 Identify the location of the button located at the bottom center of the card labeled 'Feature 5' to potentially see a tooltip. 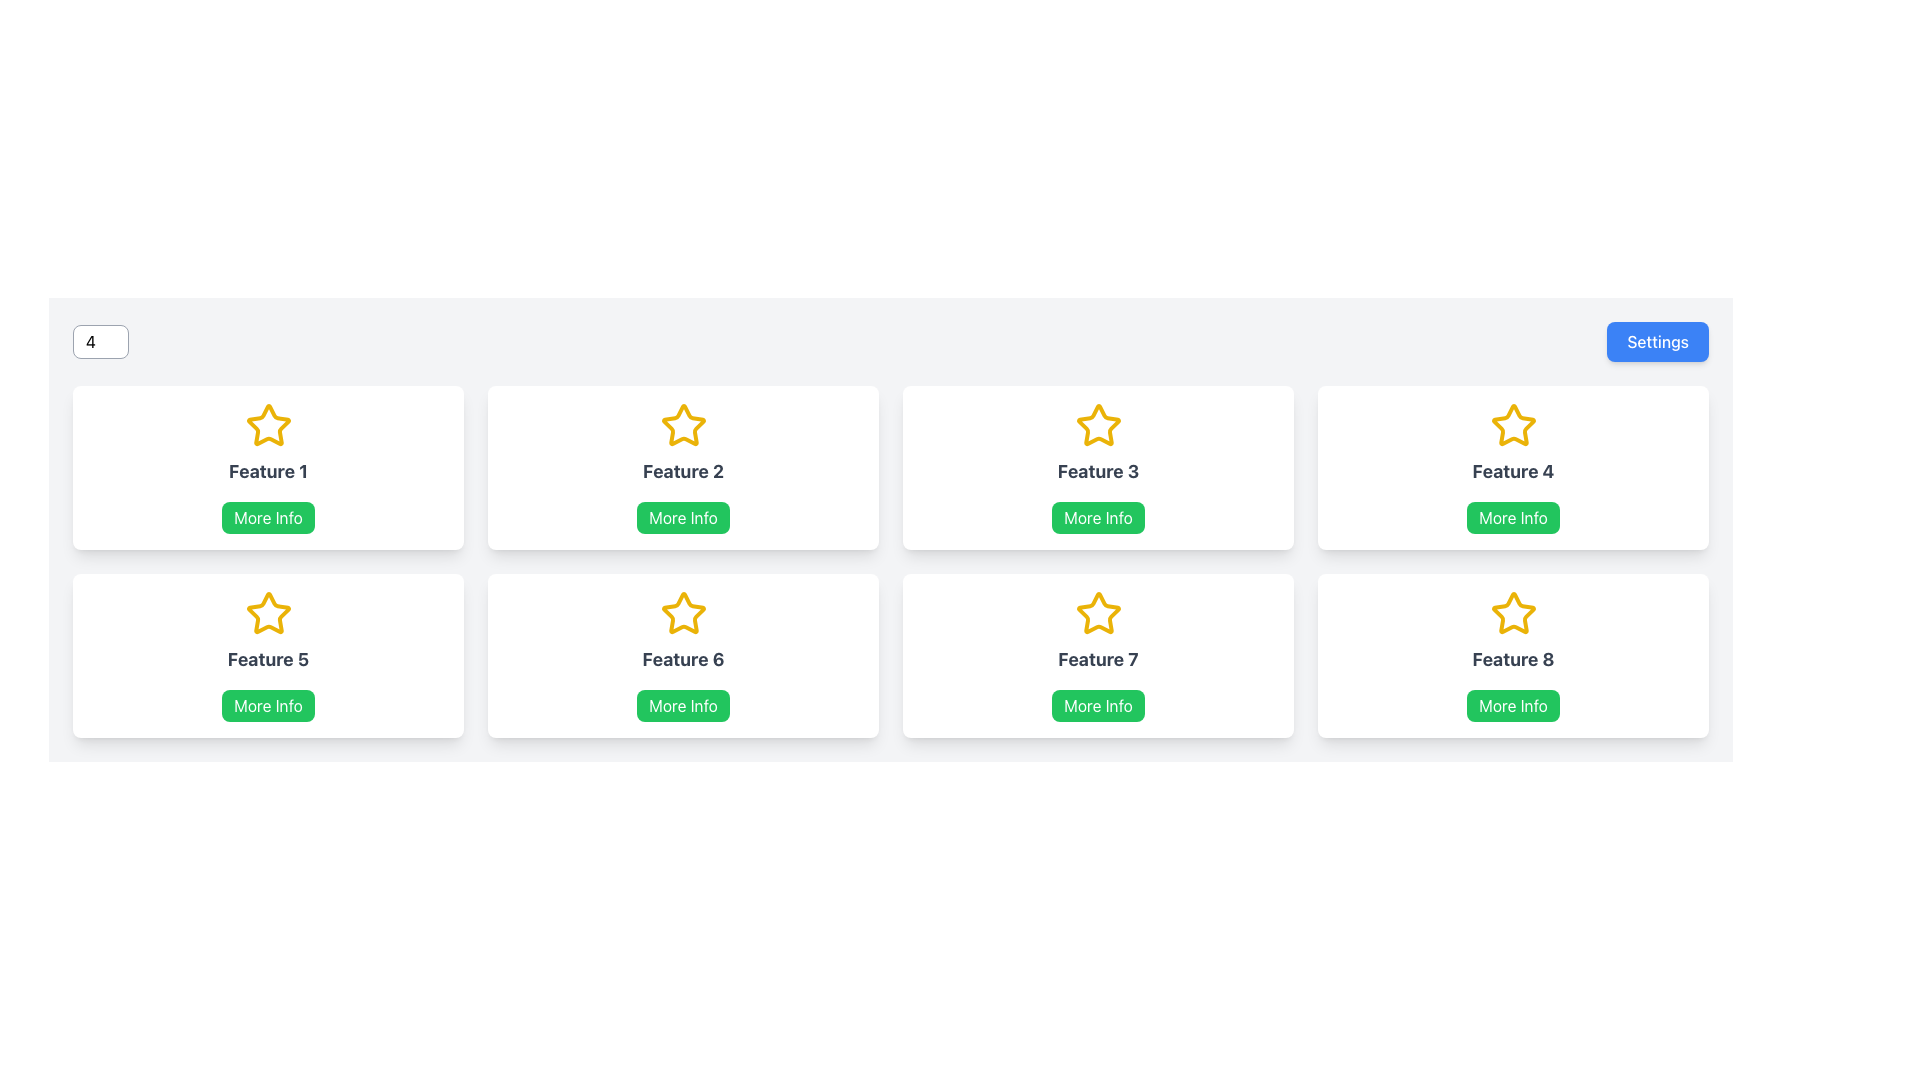
(267, 704).